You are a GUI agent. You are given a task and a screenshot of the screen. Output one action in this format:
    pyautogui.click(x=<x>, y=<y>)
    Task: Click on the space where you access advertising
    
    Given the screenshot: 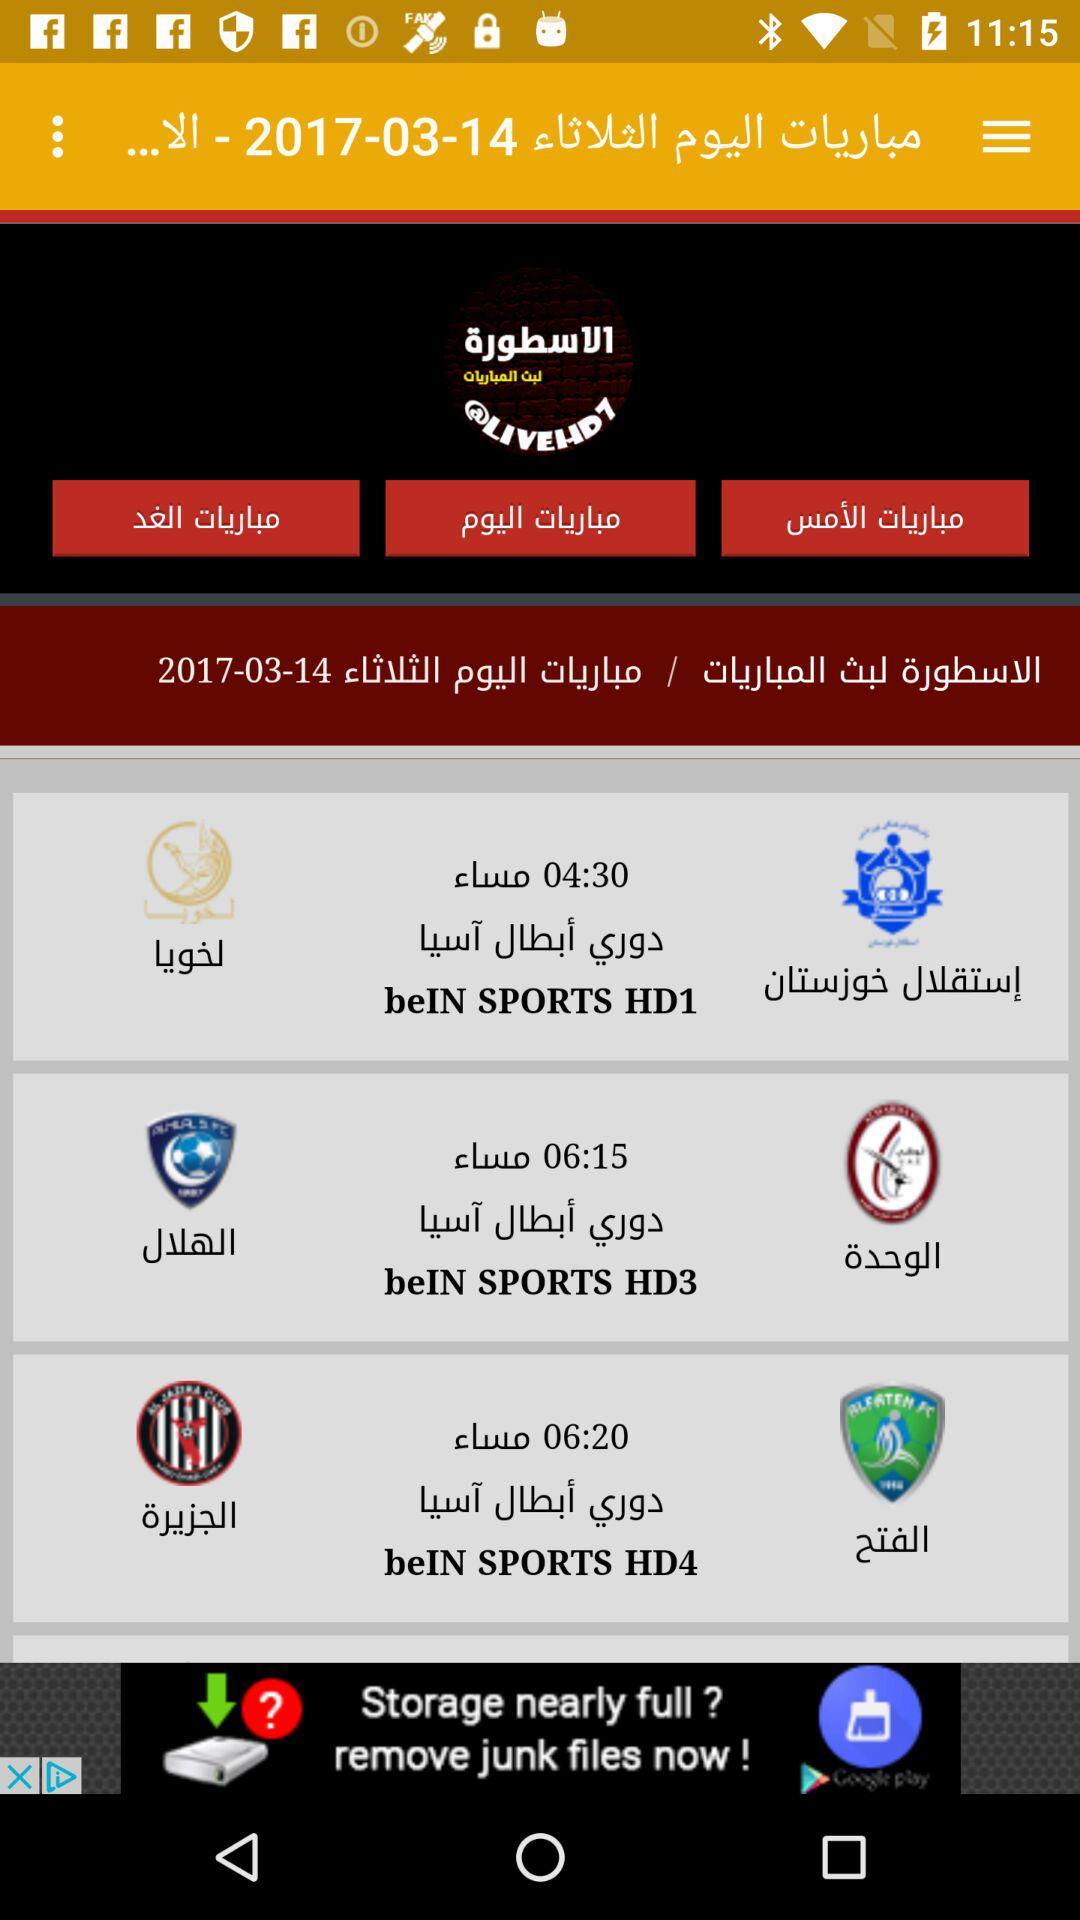 What is the action you would take?
    pyautogui.click(x=540, y=1727)
    